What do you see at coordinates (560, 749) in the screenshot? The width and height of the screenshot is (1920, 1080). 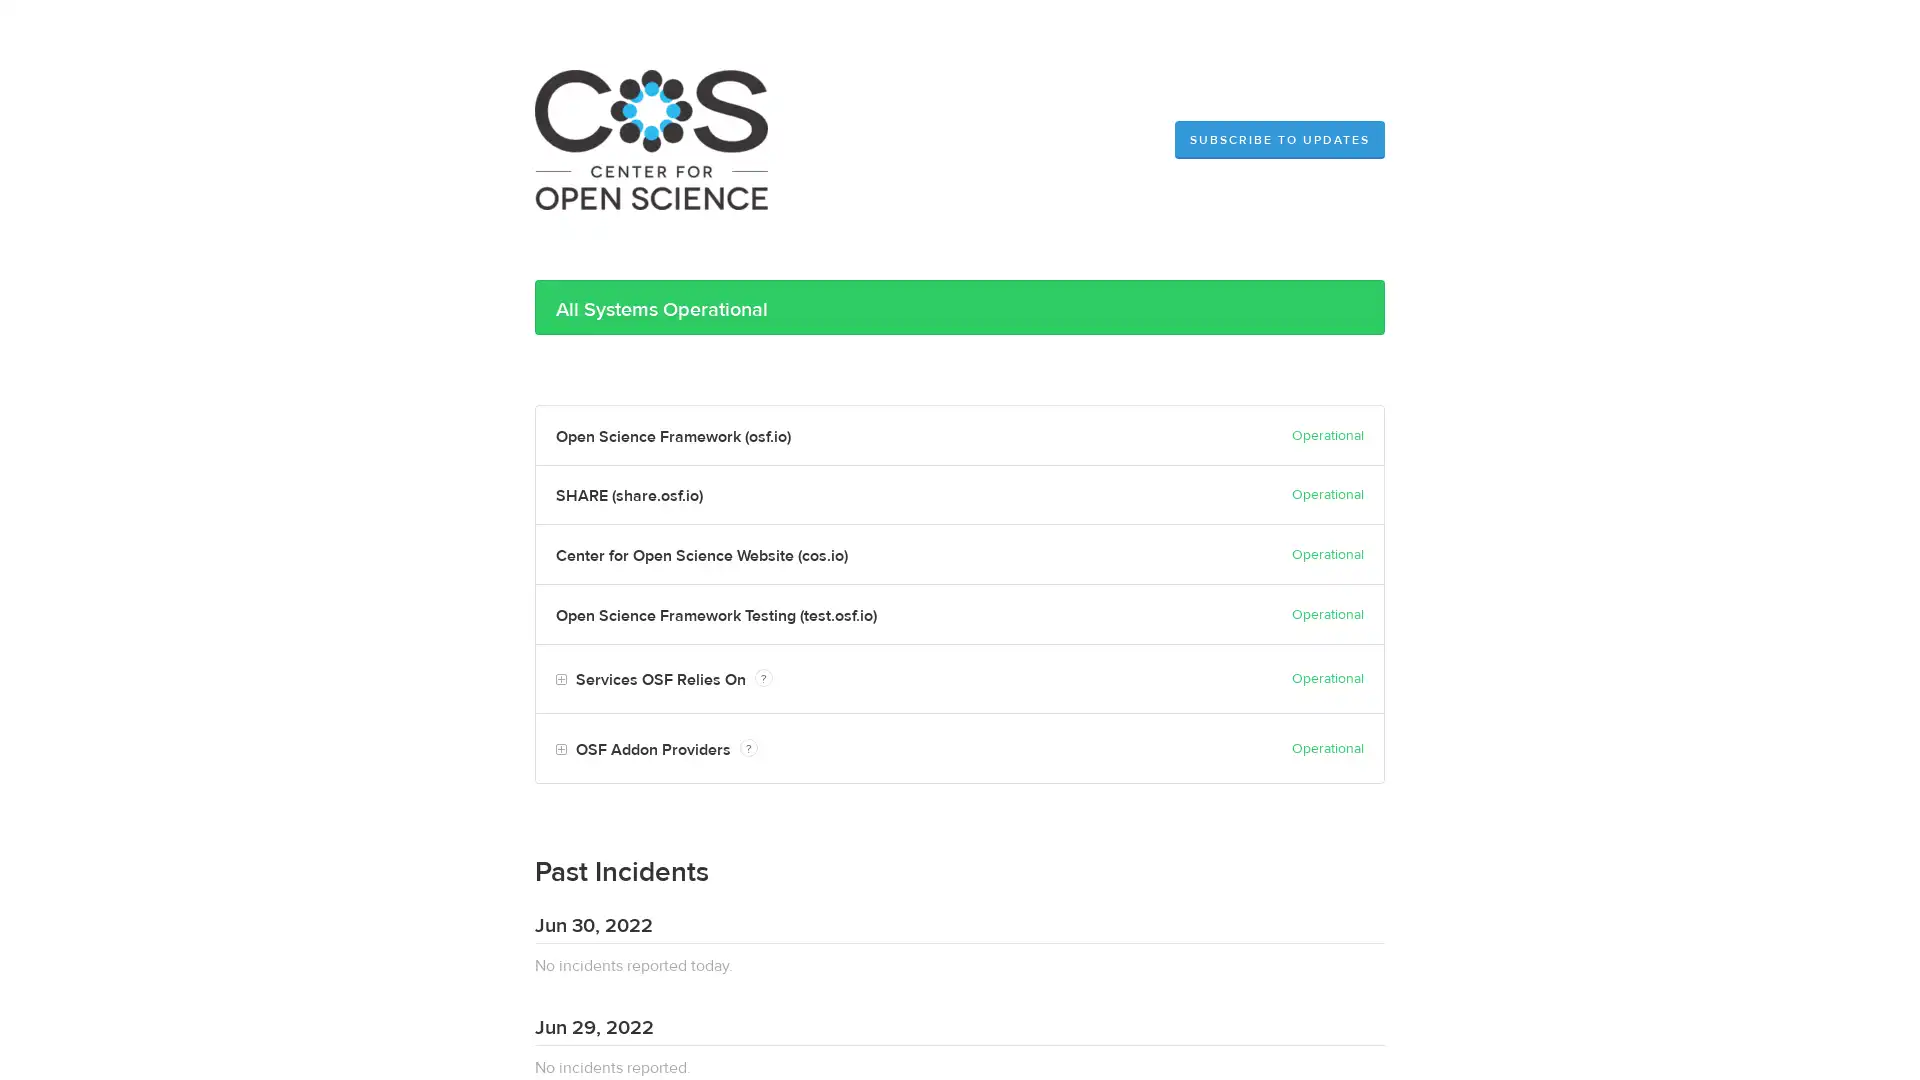 I see `Toggle OSF Addon Providers` at bounding box center [560, 749].